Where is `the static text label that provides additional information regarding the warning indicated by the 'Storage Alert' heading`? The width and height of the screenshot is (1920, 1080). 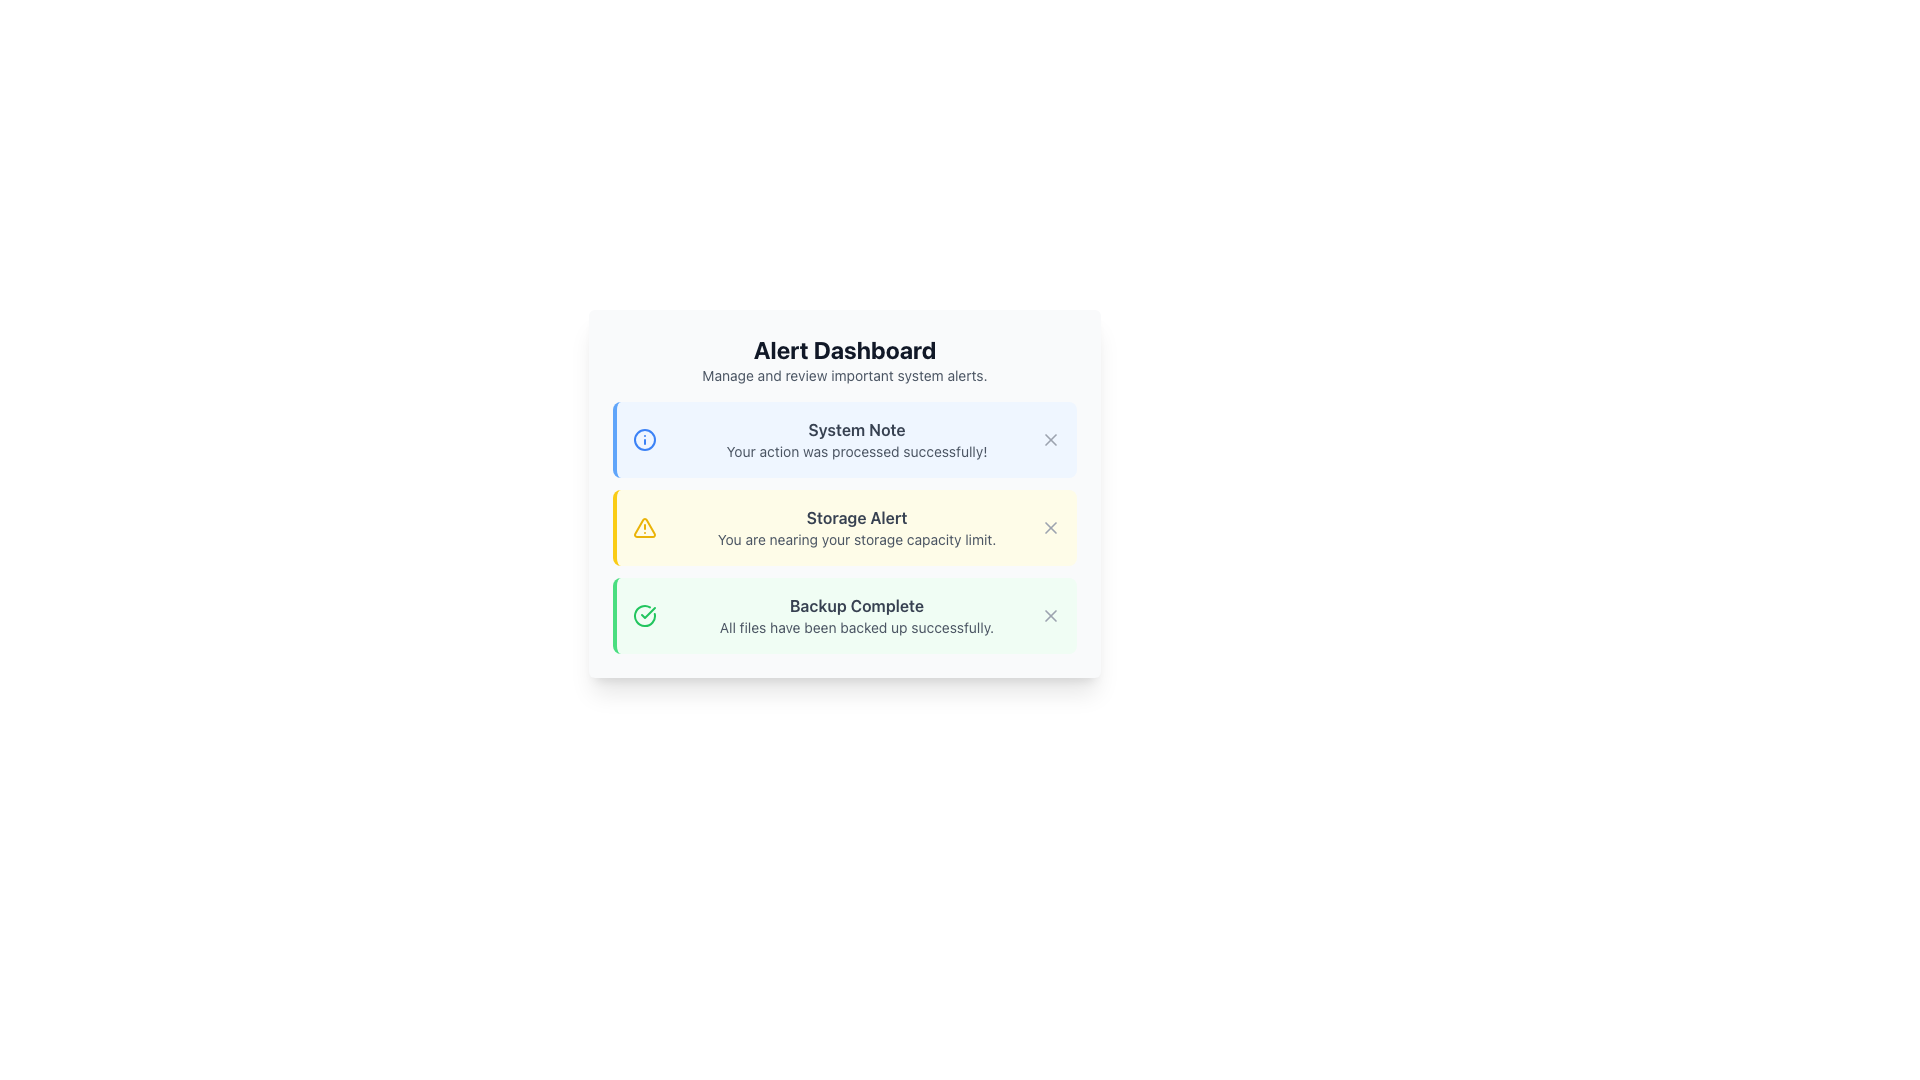
the static text label that provides additional information regarding the warning indicated by the 'Storage Alert' heading is located at coordinates (857, 540).